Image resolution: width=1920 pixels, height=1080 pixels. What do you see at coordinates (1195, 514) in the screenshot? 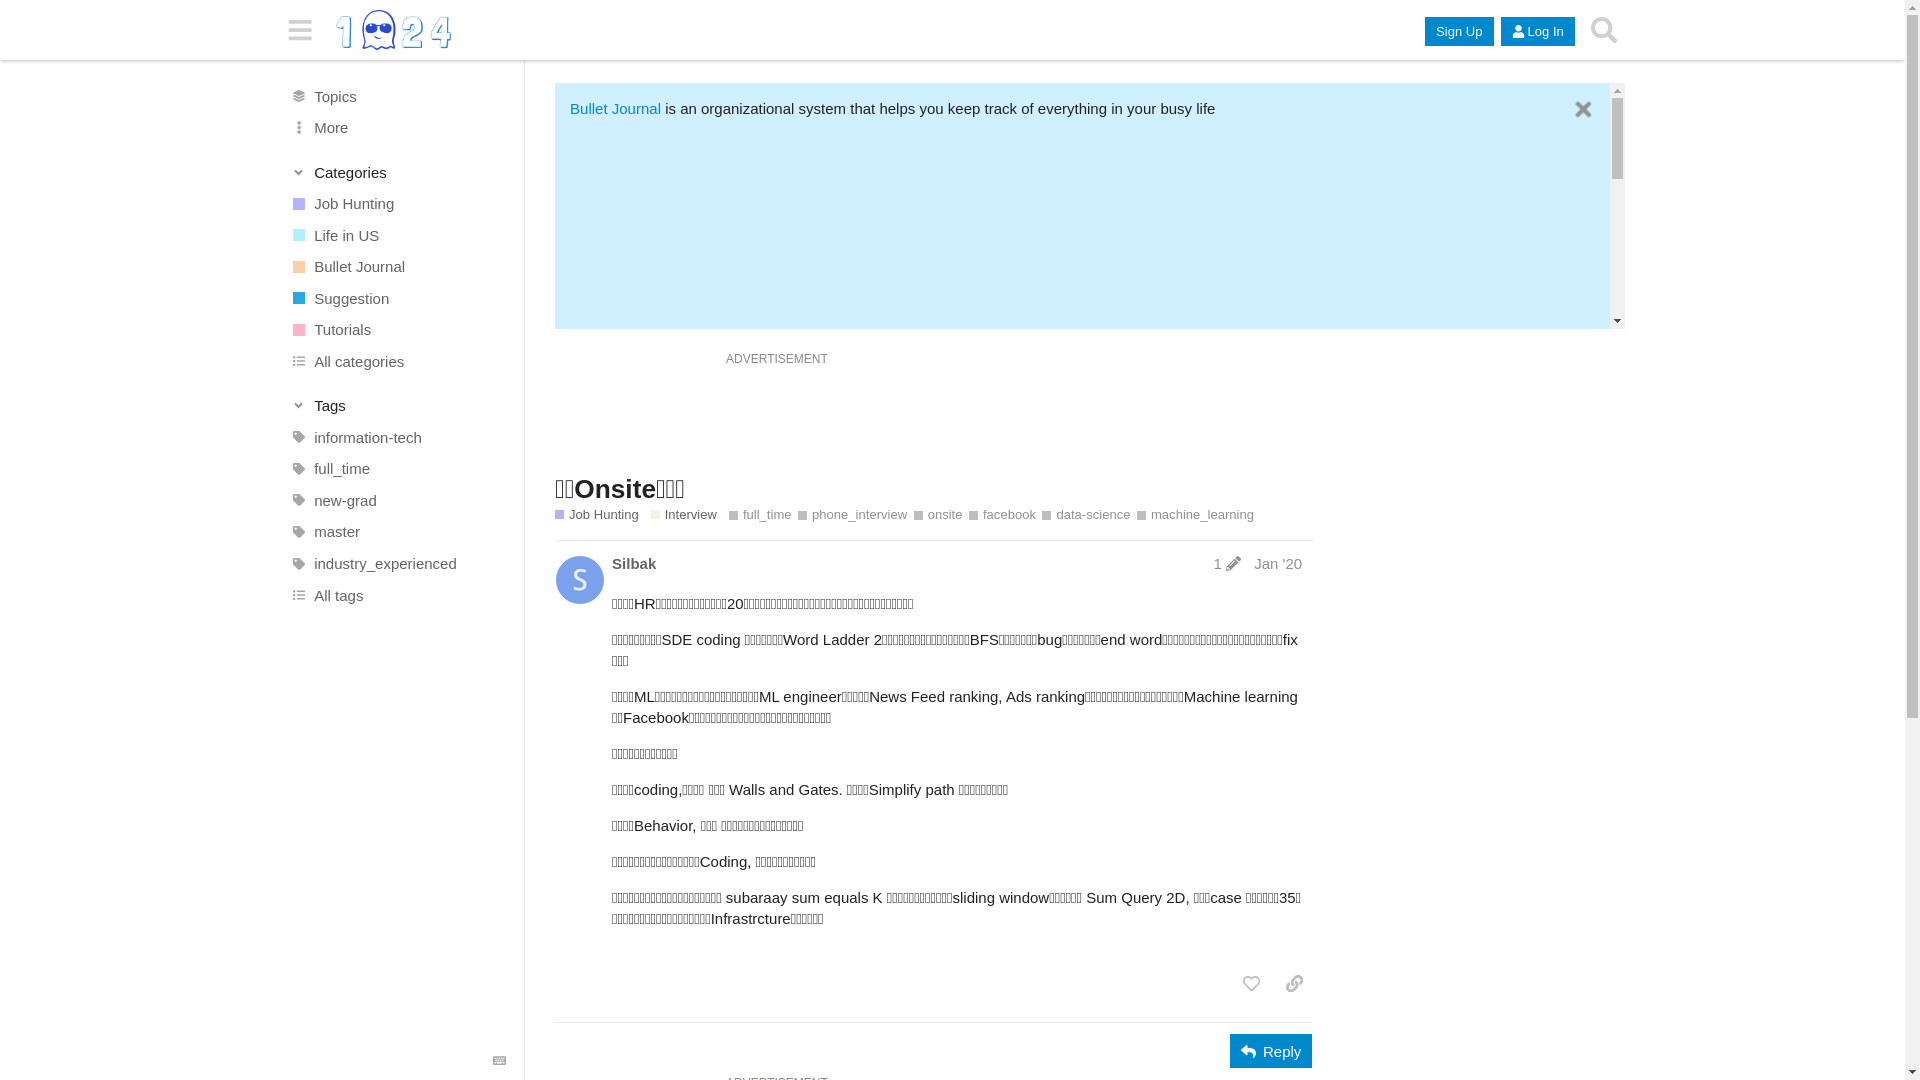
I see `'machine_learning'` at bounding box center [1195, 514].